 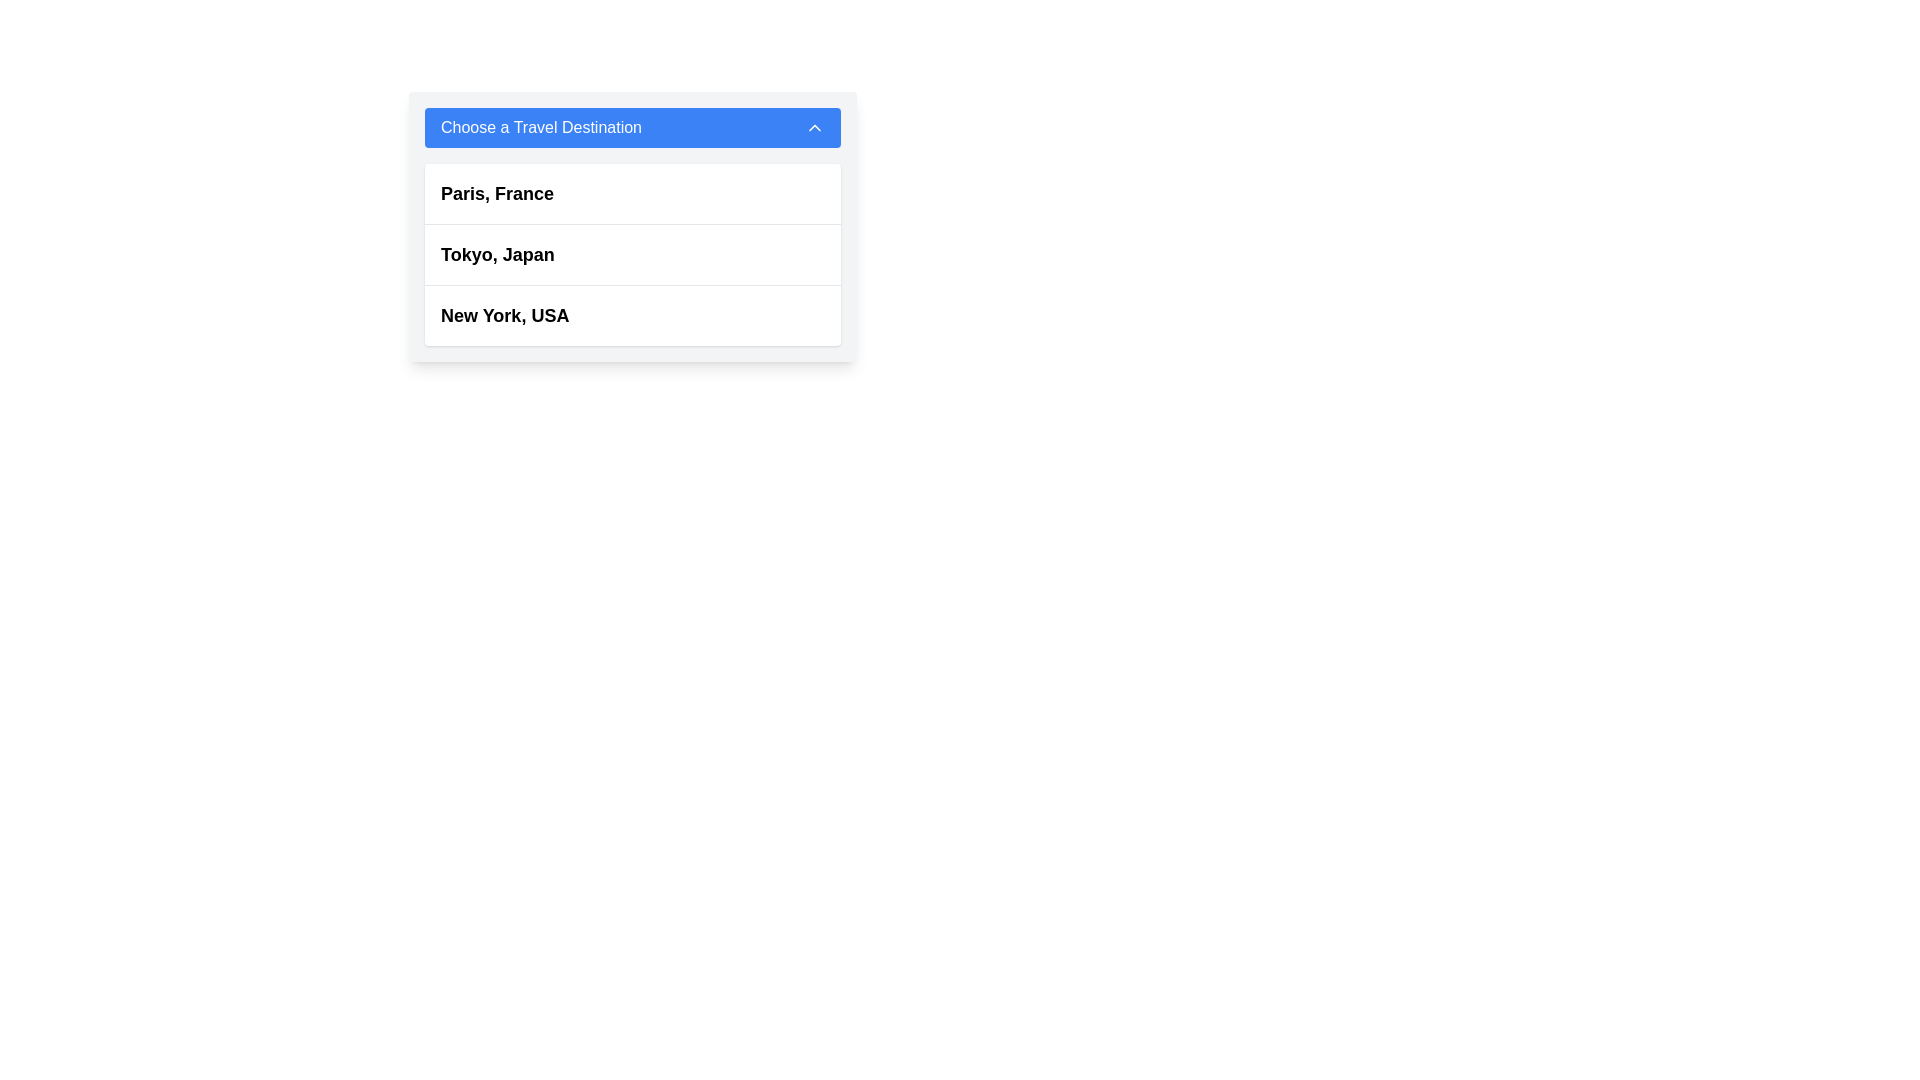 What do you see at coordinates (632, 315) in the screenshot?
I see `the dropdown list item labeled 'New York, USA'` at bounding box center [632, 315].